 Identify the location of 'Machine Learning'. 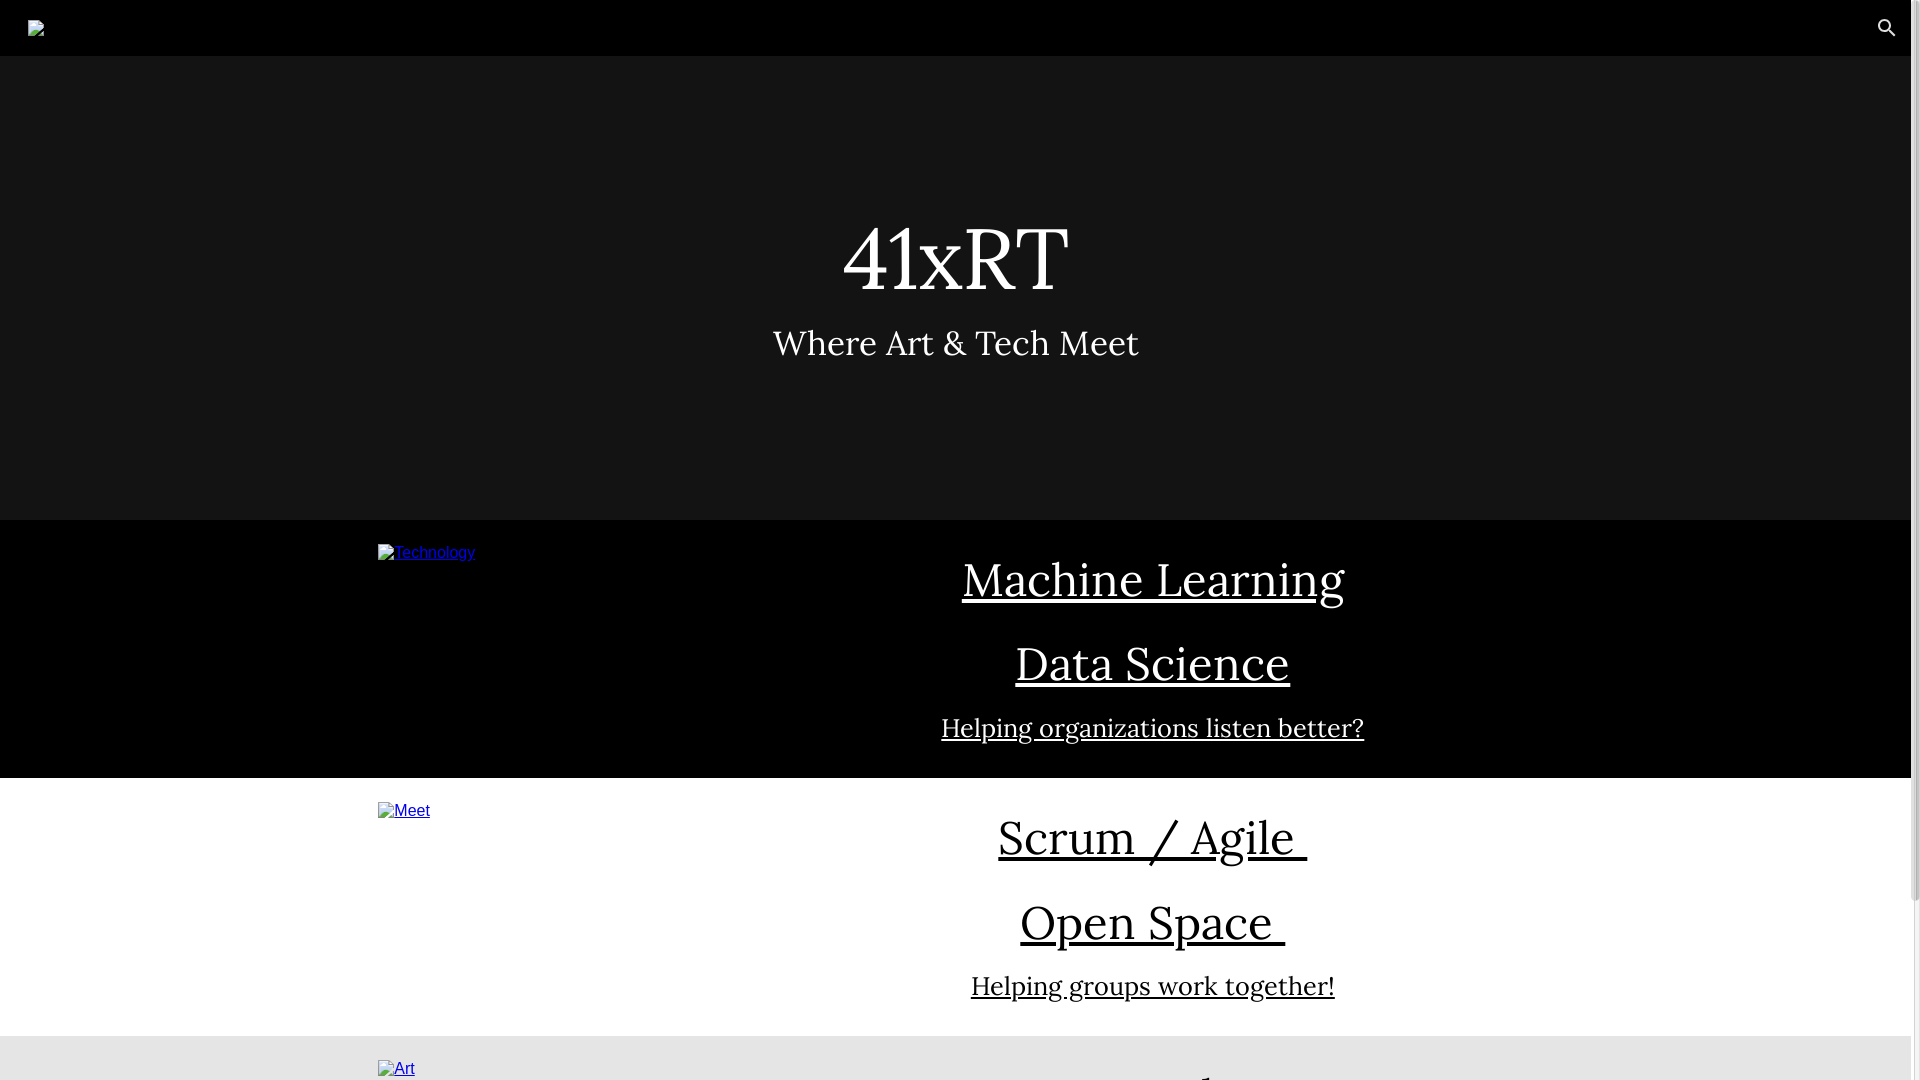
(1152, 578).